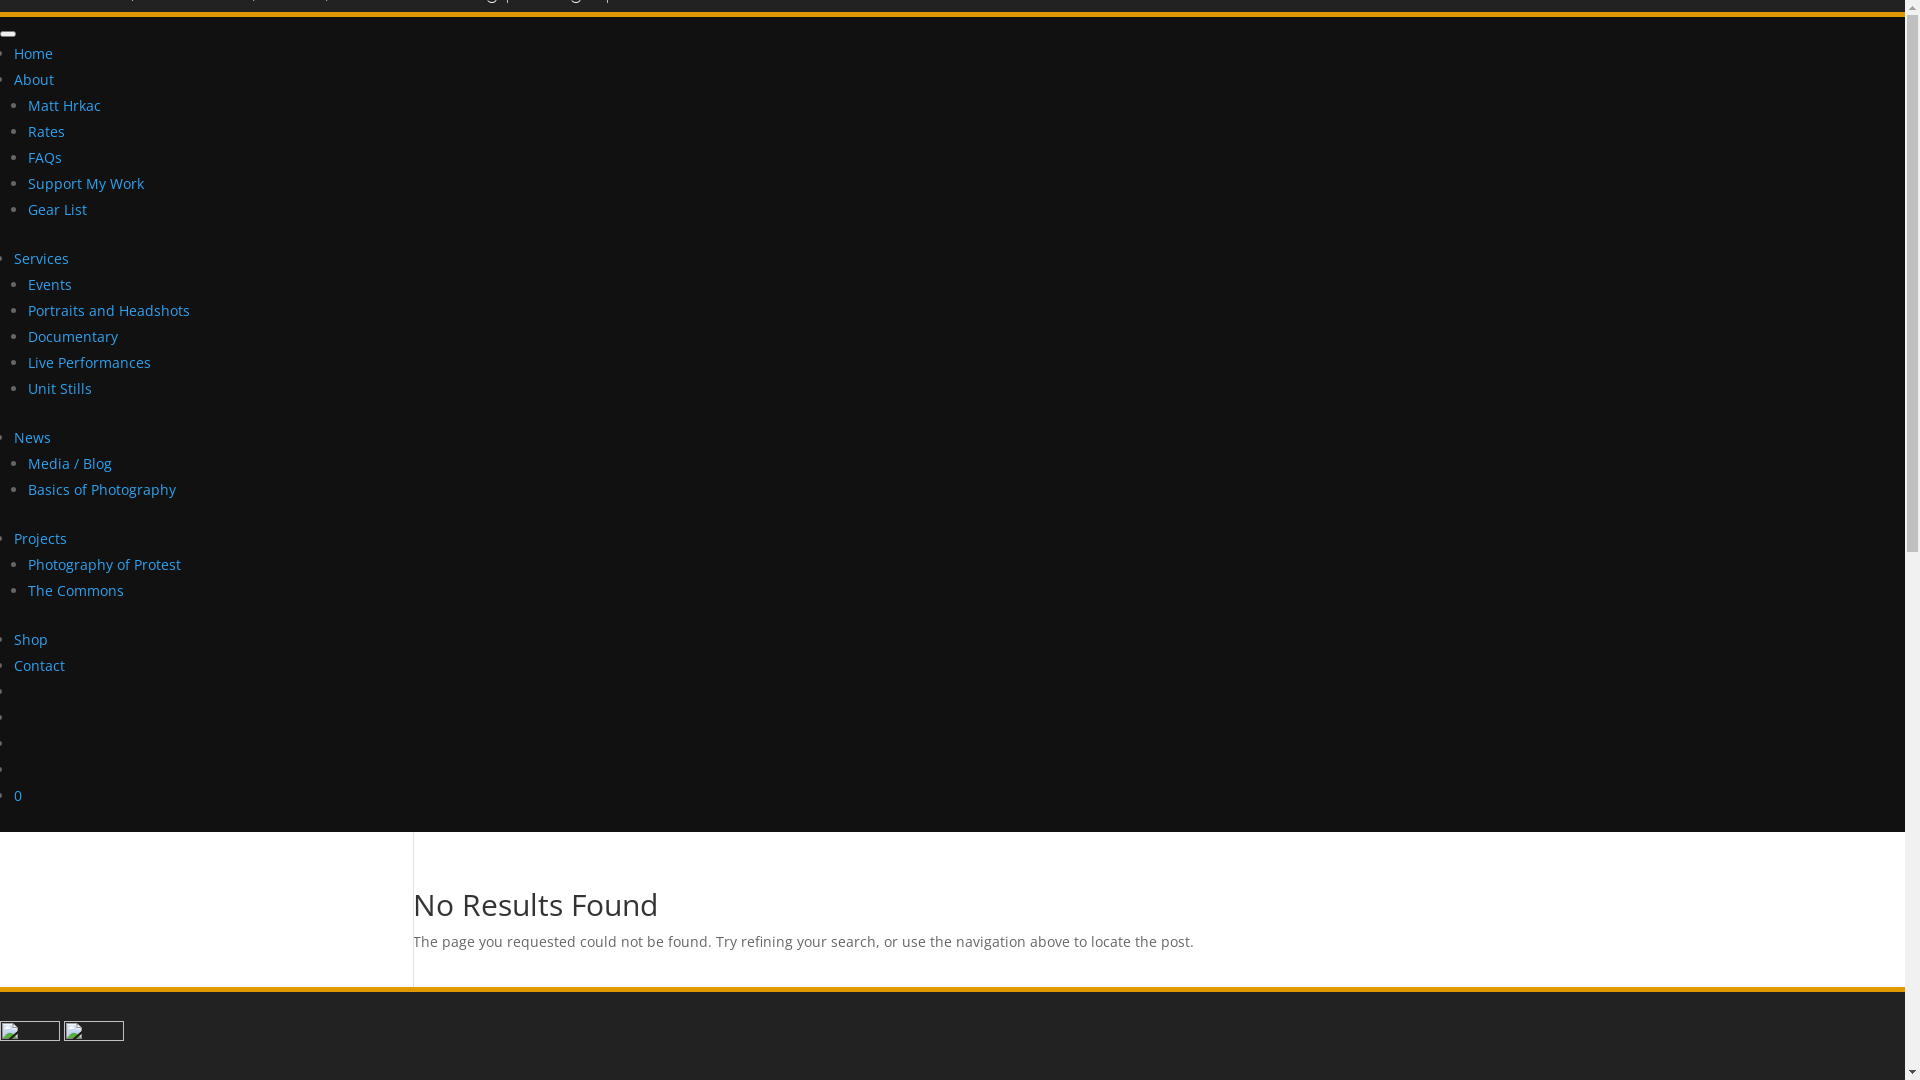 The height and width of the screenshot is (1080, 1920). Describe the element at coordinates (88, 362) in the screenshot. I see `'Live Performances'` at that location.